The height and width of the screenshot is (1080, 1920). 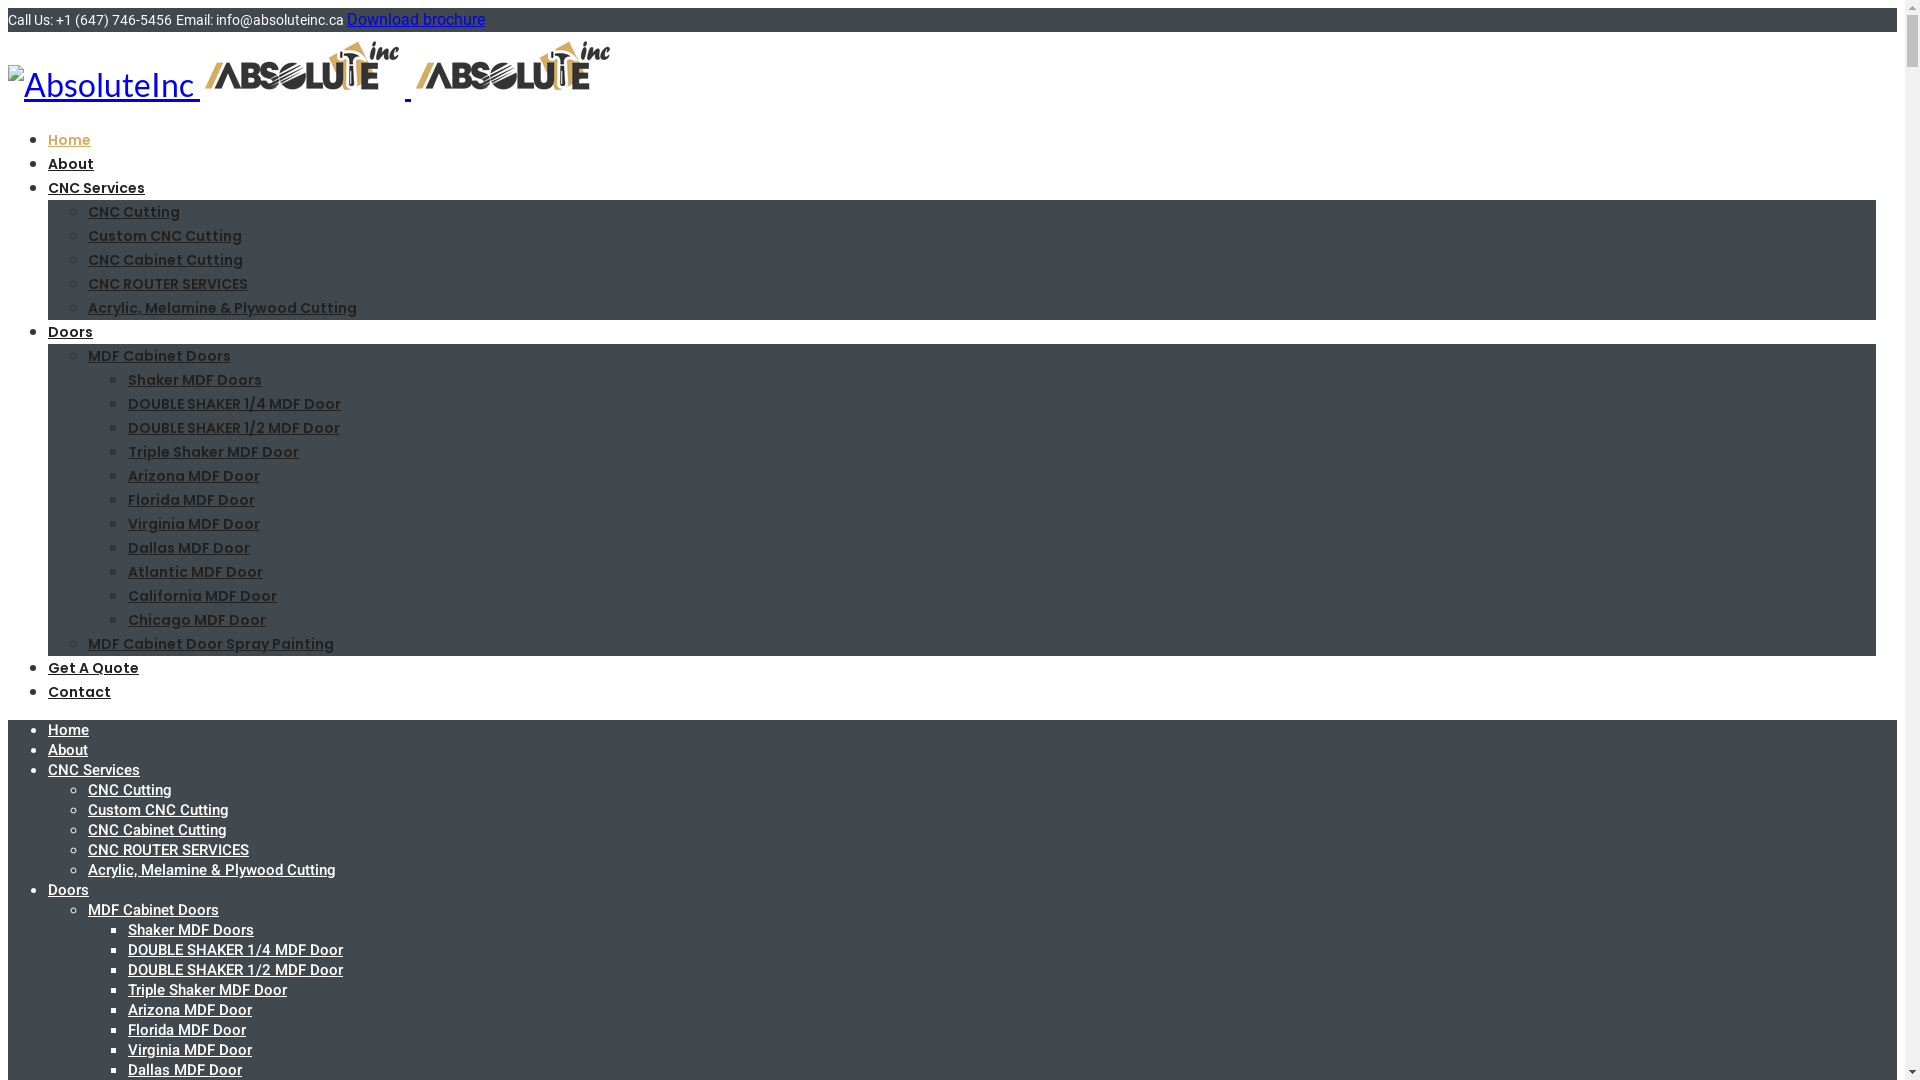 I want to click on 'Dallas MDF Door', so click(x=127, y=547).